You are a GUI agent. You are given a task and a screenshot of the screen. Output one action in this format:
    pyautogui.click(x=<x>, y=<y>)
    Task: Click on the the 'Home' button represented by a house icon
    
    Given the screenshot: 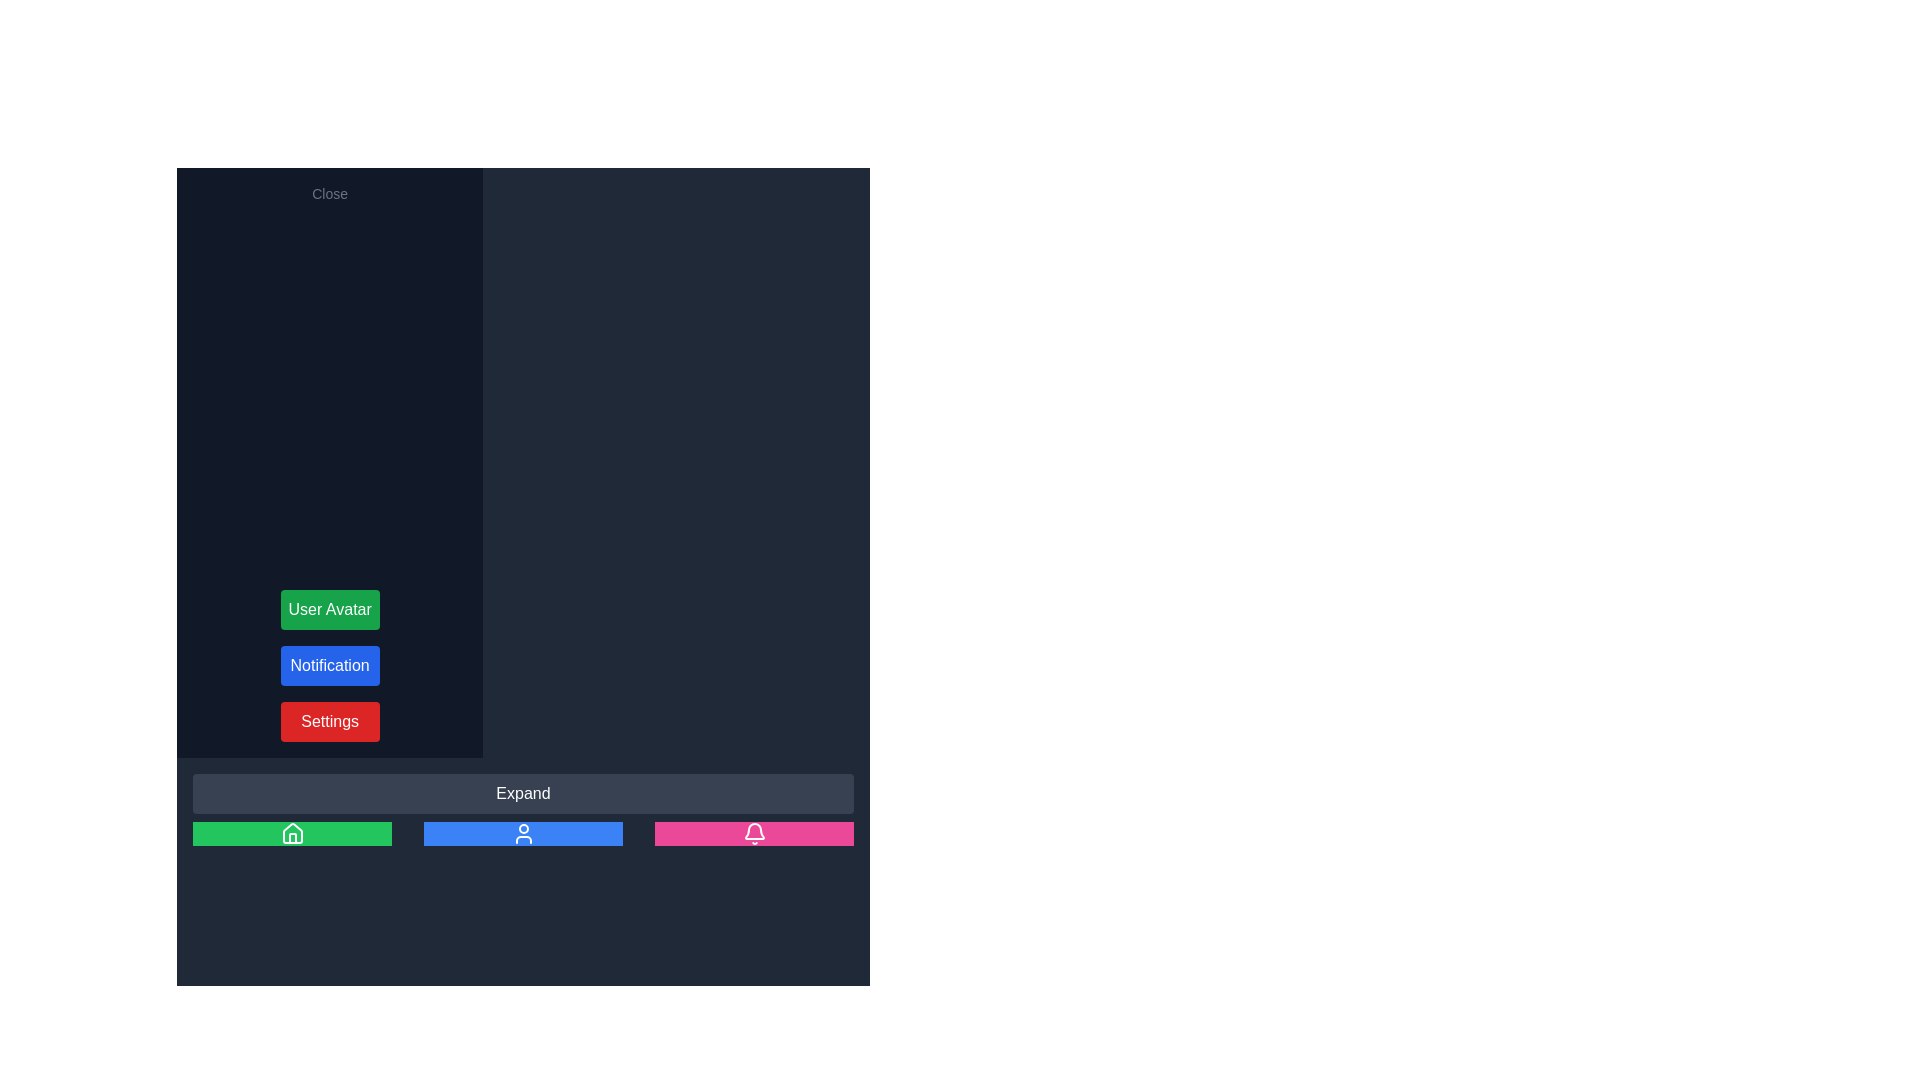 What is the action you would take?
    pyautogui.click(x=291, y=833)
    